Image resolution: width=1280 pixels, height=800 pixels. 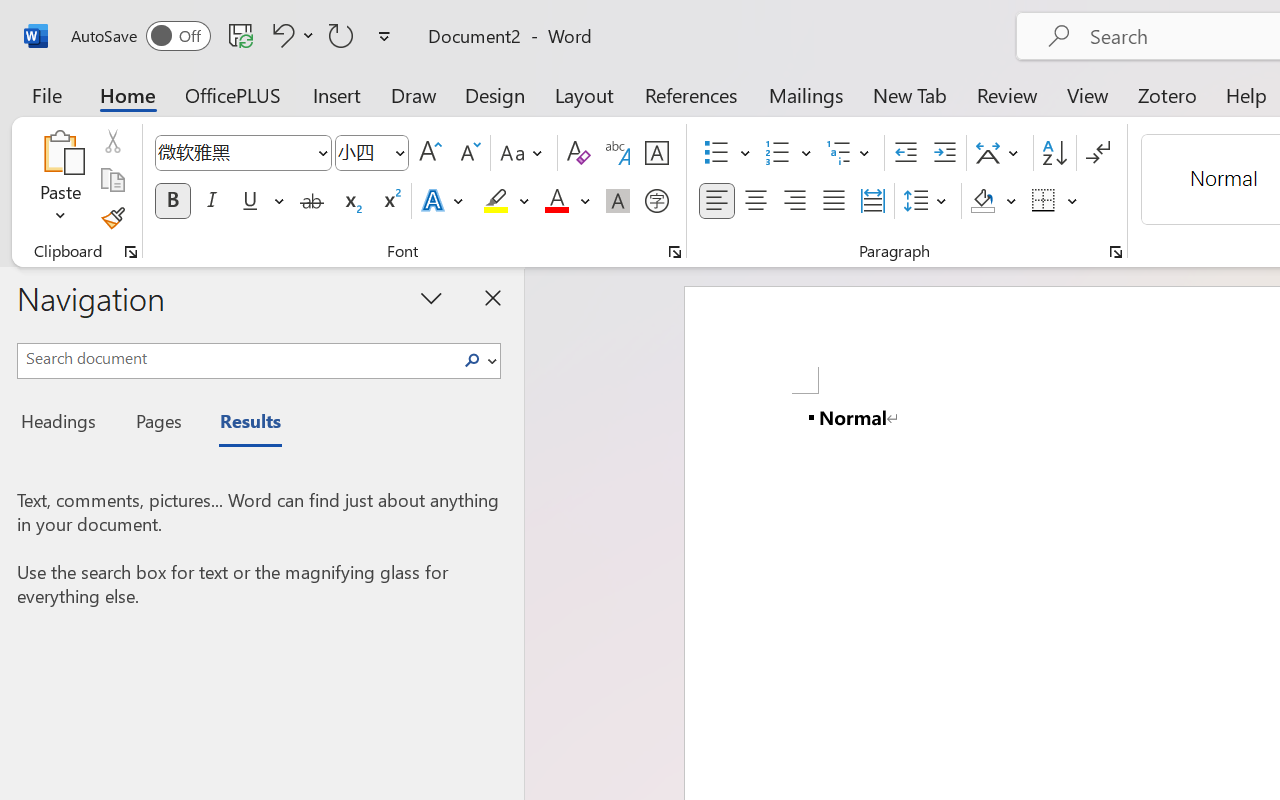 What do you see at coordinates (443, 201) in the screenshot?
I see `'Text Effects and Typography'` at bounding box center [443, 201].